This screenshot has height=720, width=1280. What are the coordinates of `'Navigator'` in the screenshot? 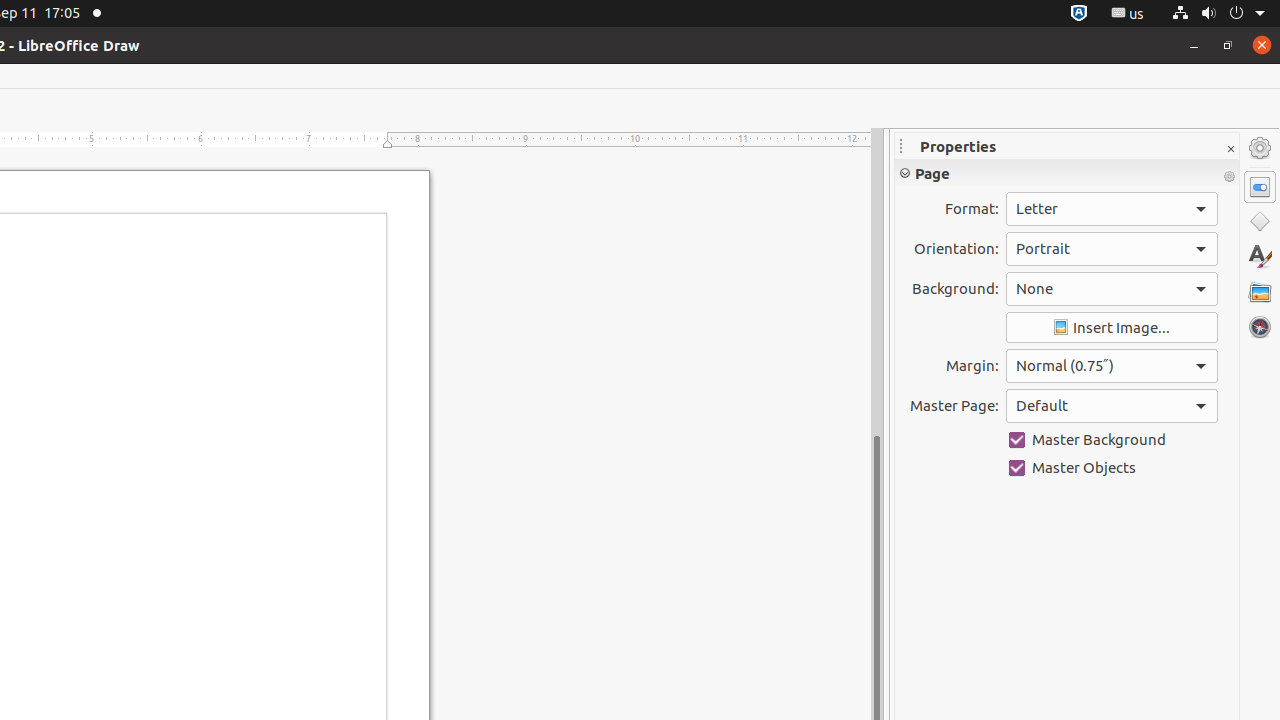 It's located at (1259, 326).